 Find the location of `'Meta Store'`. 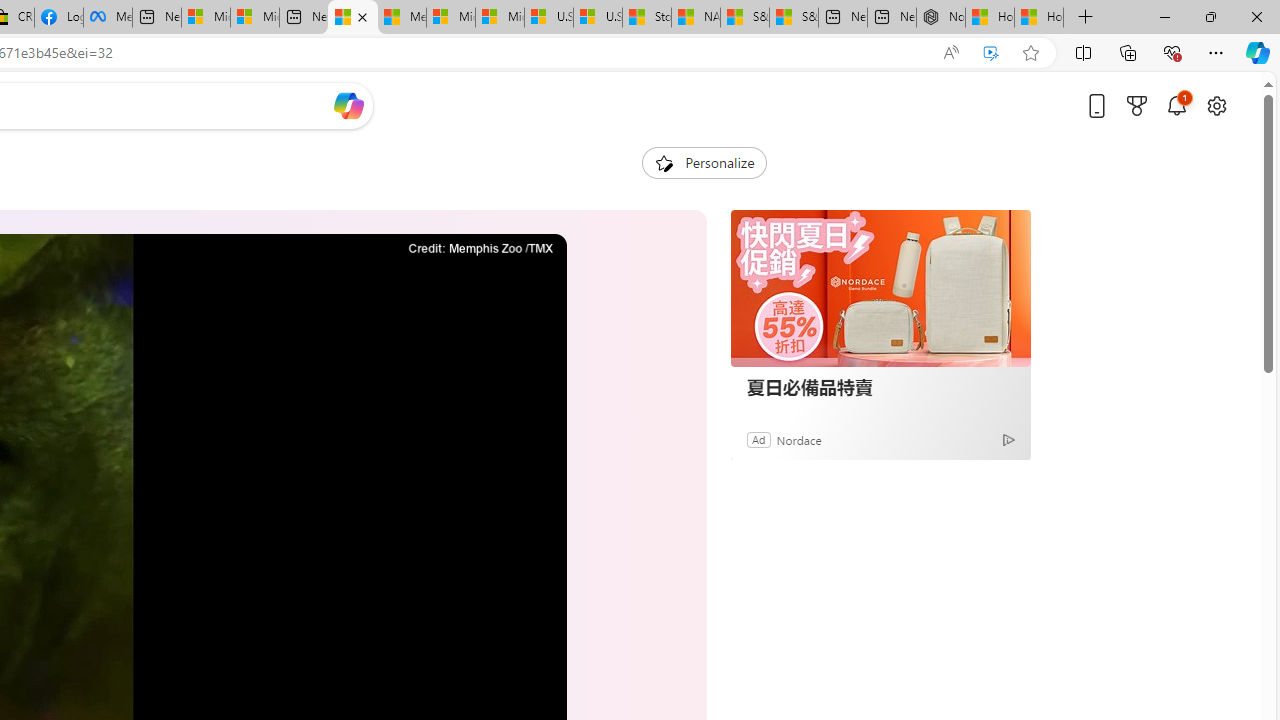

'Meta Store' is located at coordinates (107, 17).